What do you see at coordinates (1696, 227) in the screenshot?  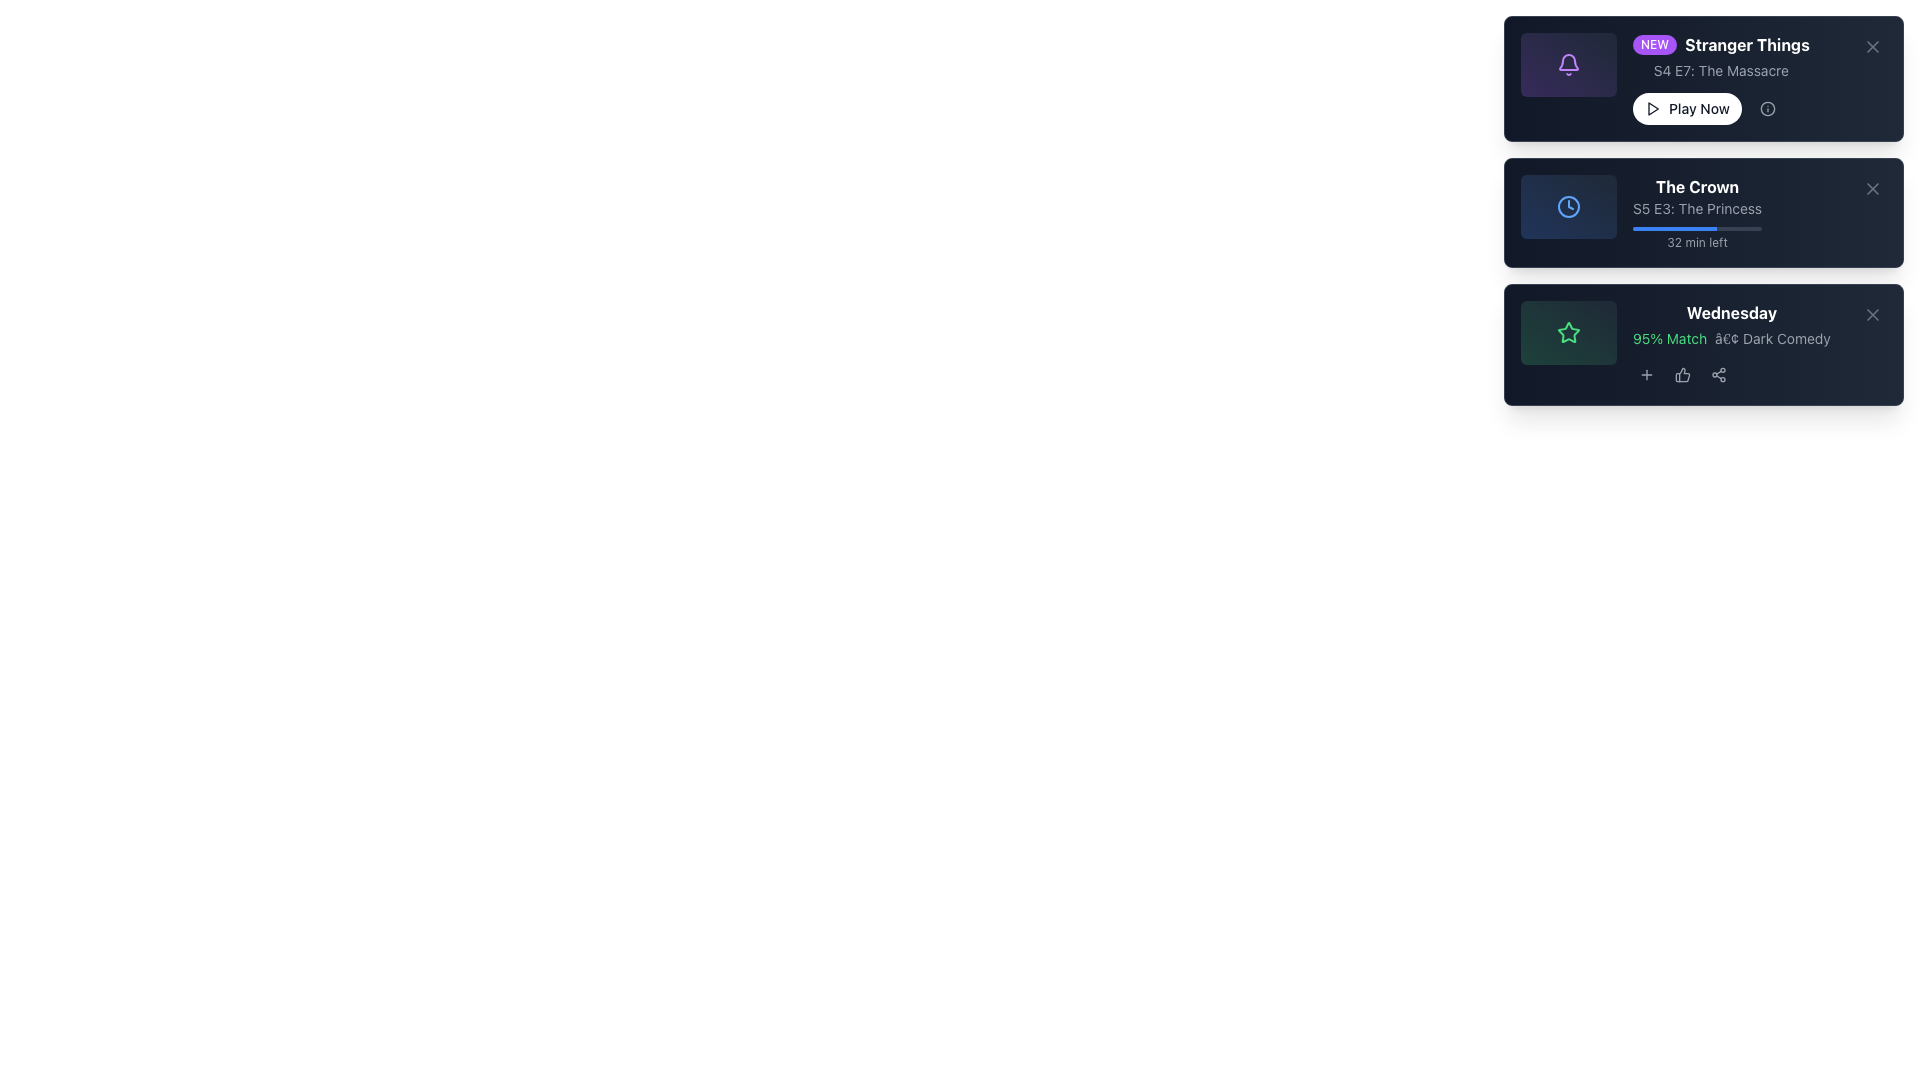 I see `the progress bar located at the center of the card labeled 'The Crown', positioned above the text '32 min left'` at bounding box center [1696, 227].